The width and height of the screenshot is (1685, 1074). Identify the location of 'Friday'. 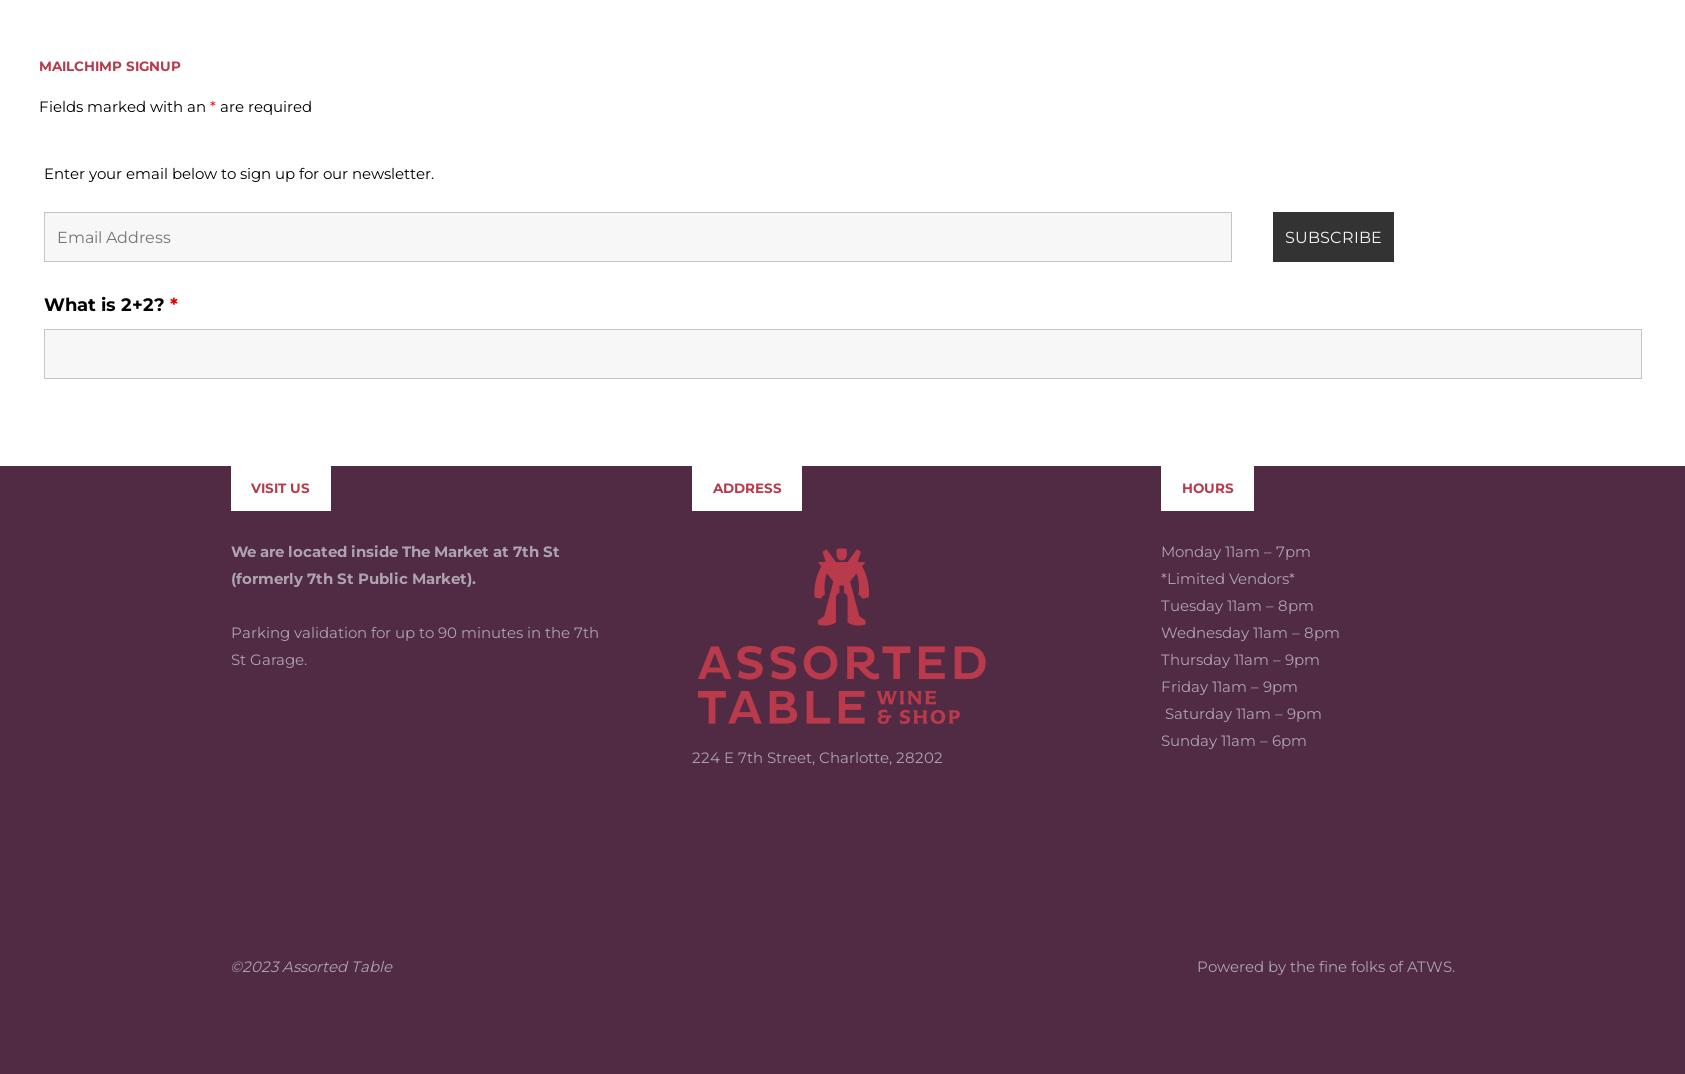
(1184, 539).